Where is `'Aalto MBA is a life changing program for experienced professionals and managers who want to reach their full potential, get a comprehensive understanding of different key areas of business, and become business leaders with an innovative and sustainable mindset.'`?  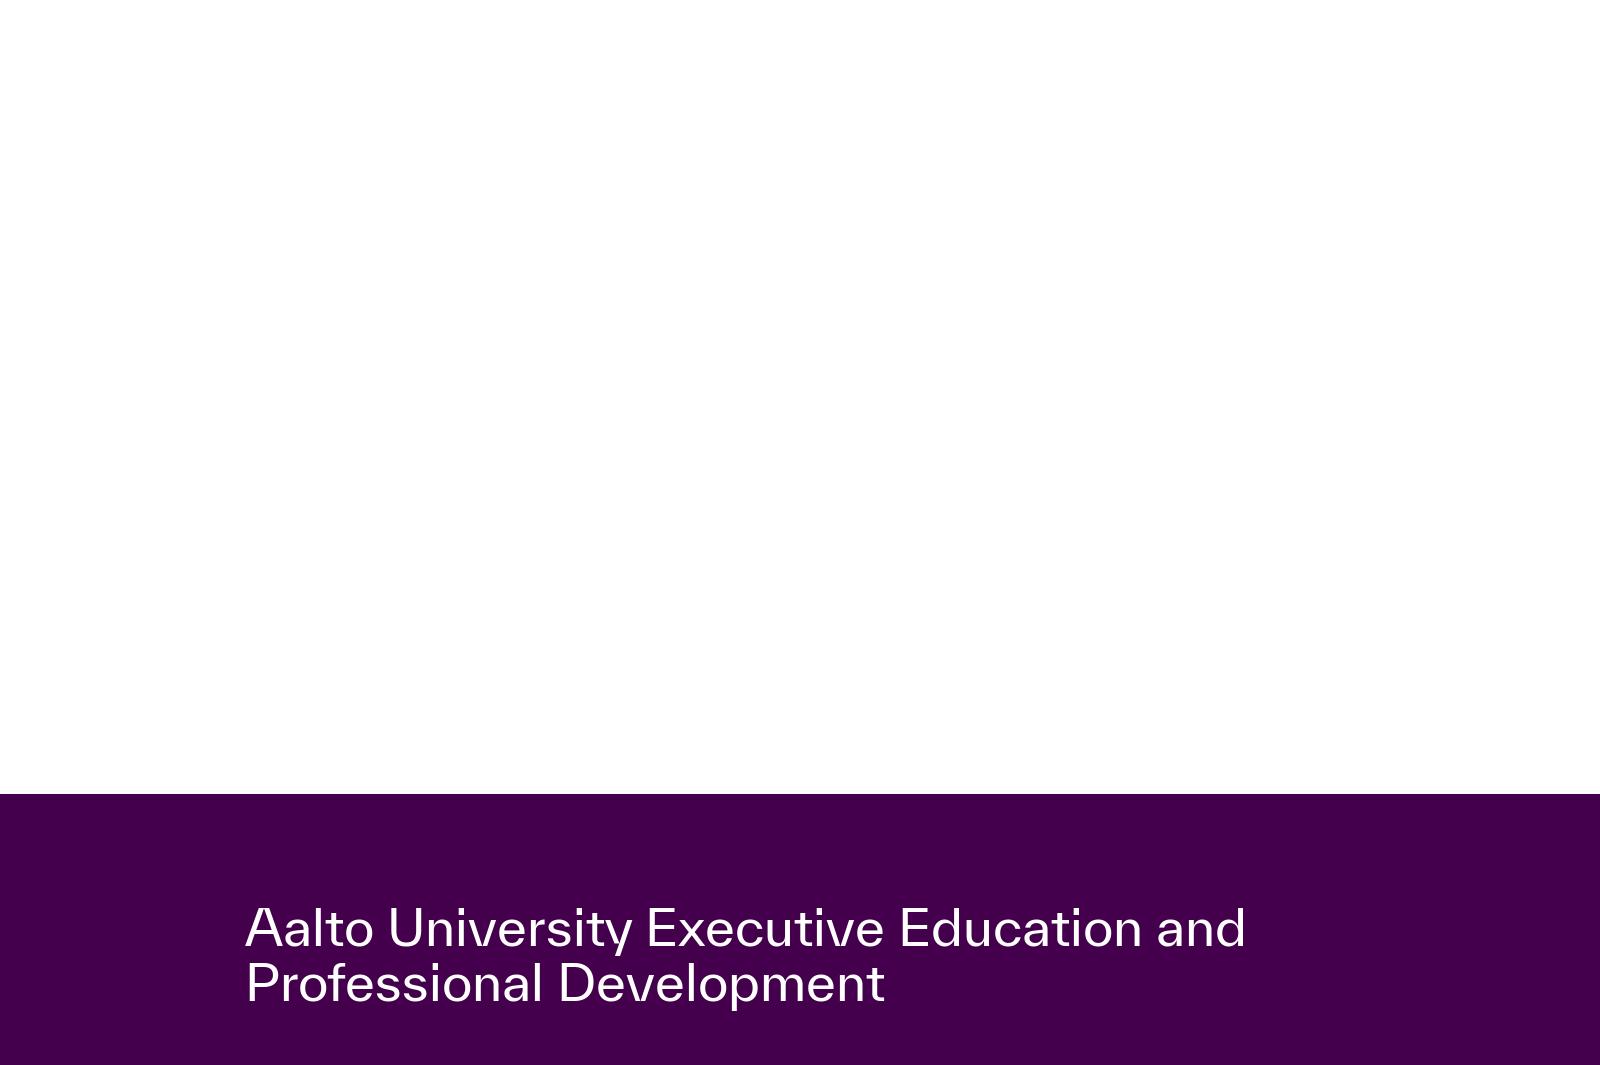
'Aalto MBA is a life changing program for experienced professionals and managers who want to reach their full potential, get a comprehensive understanding of different key areas of business, and become business leaders with an innovative and sustainable mindset.' is located at coordinates (648, 124).